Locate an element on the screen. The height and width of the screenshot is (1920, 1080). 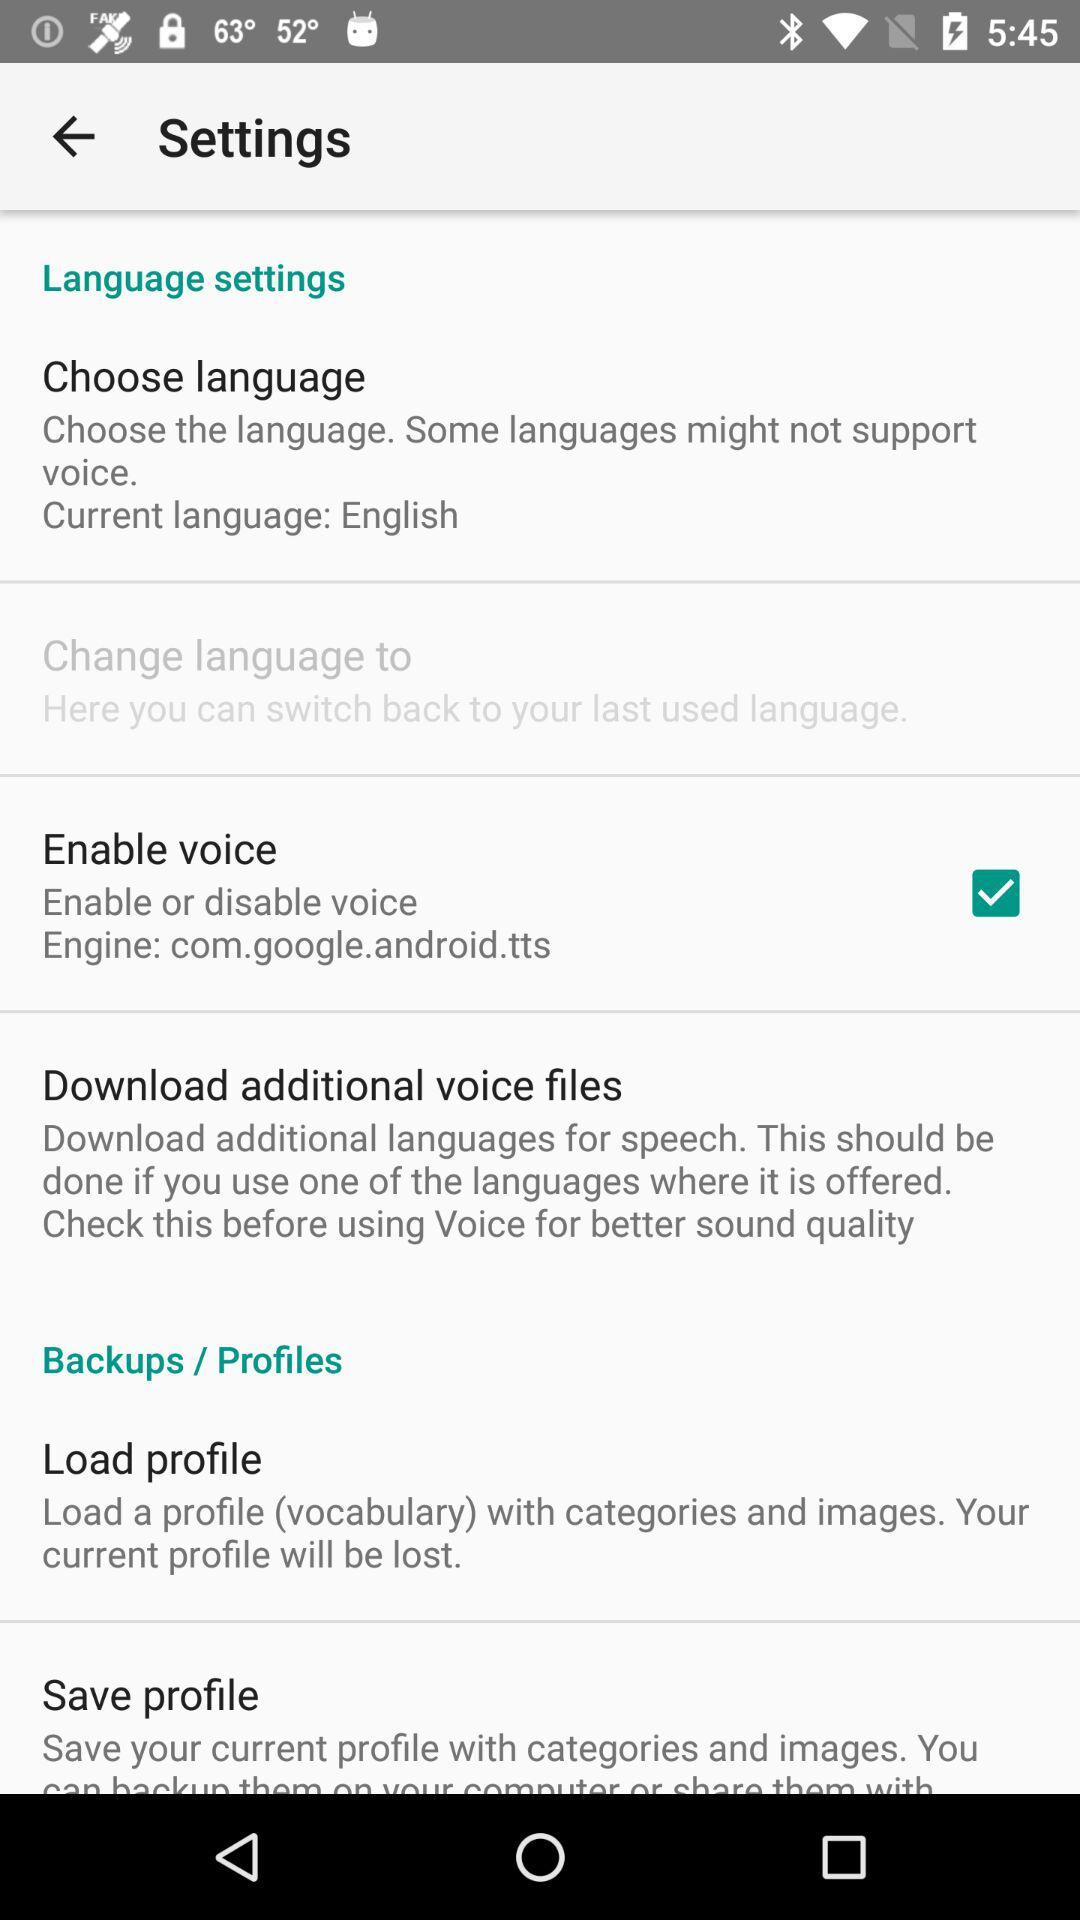
item to the right of the enable or disable item is located at coordinates (995, 892).